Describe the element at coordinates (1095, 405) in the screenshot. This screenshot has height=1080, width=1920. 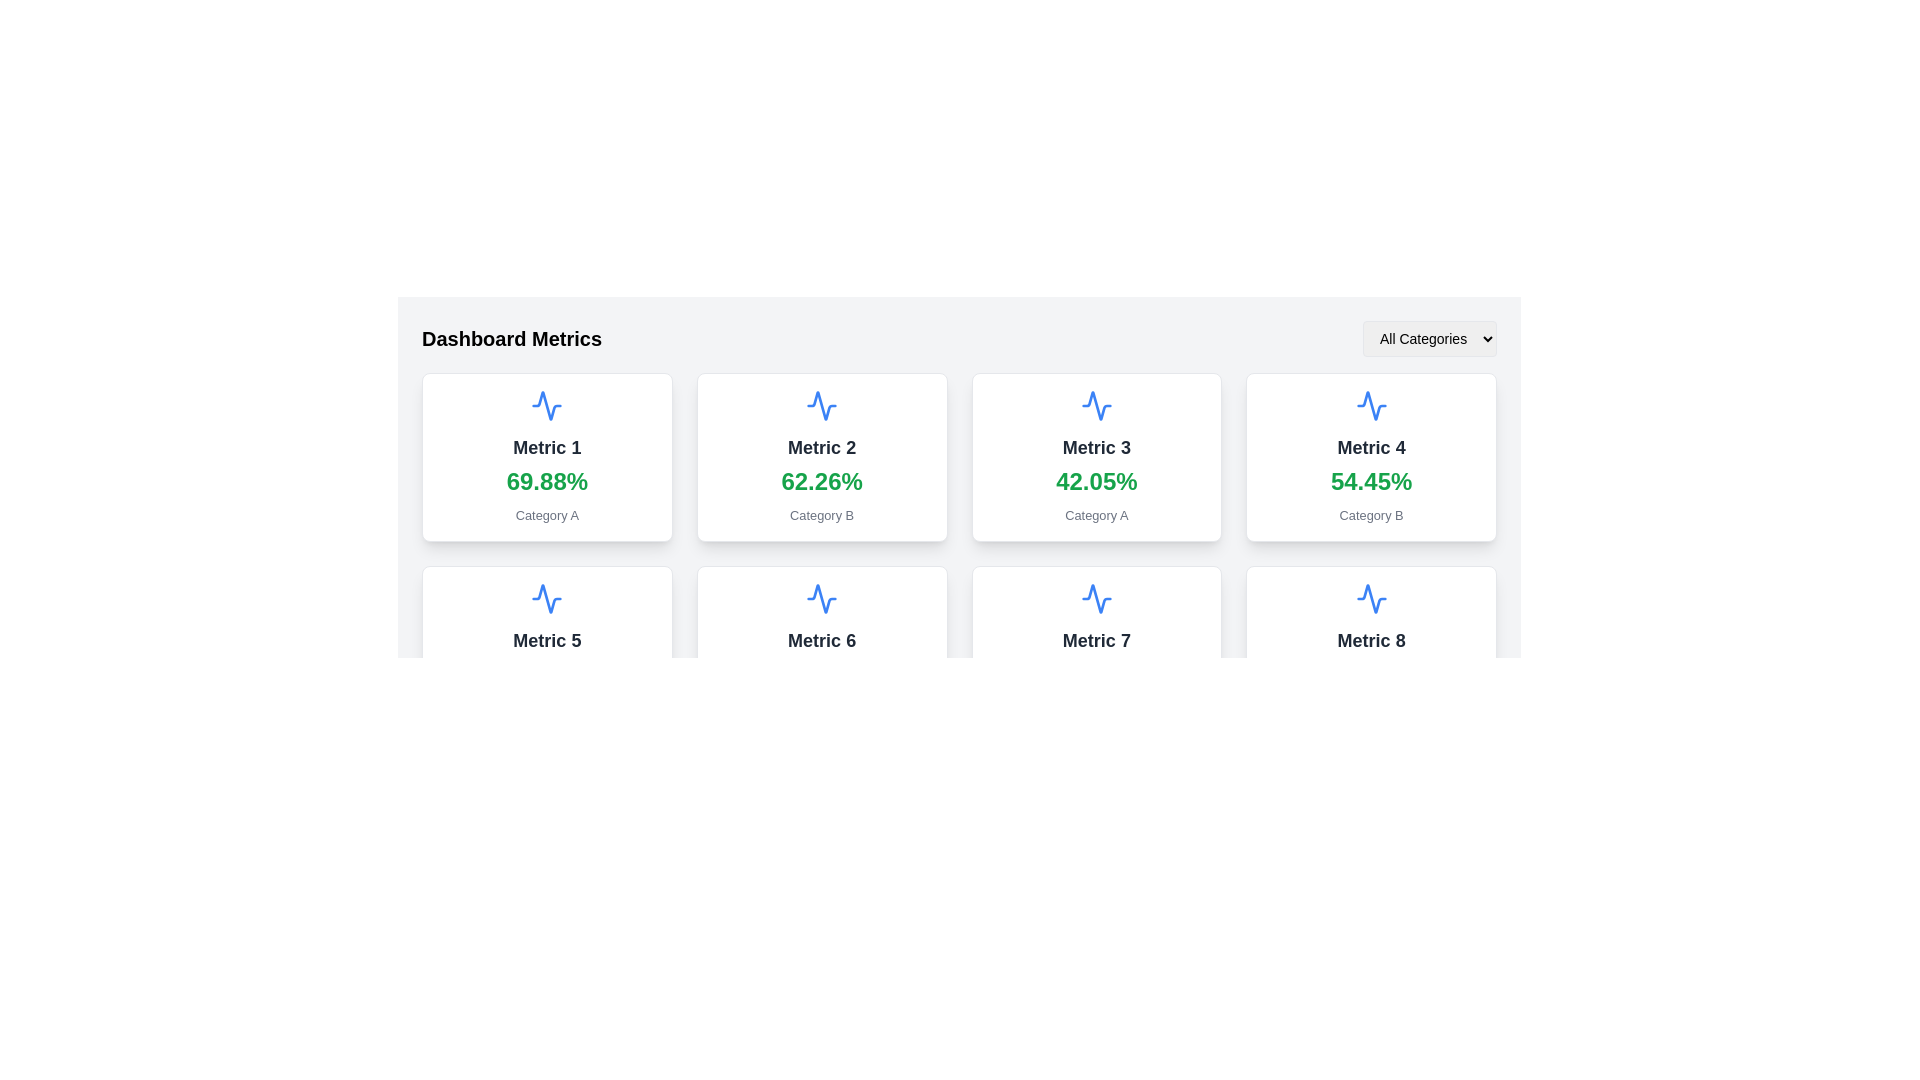
I see `the graphical indicator icon located at the center-top of the card labeled 'Metric 3' in the second row and third column of the grid layout` at that location.